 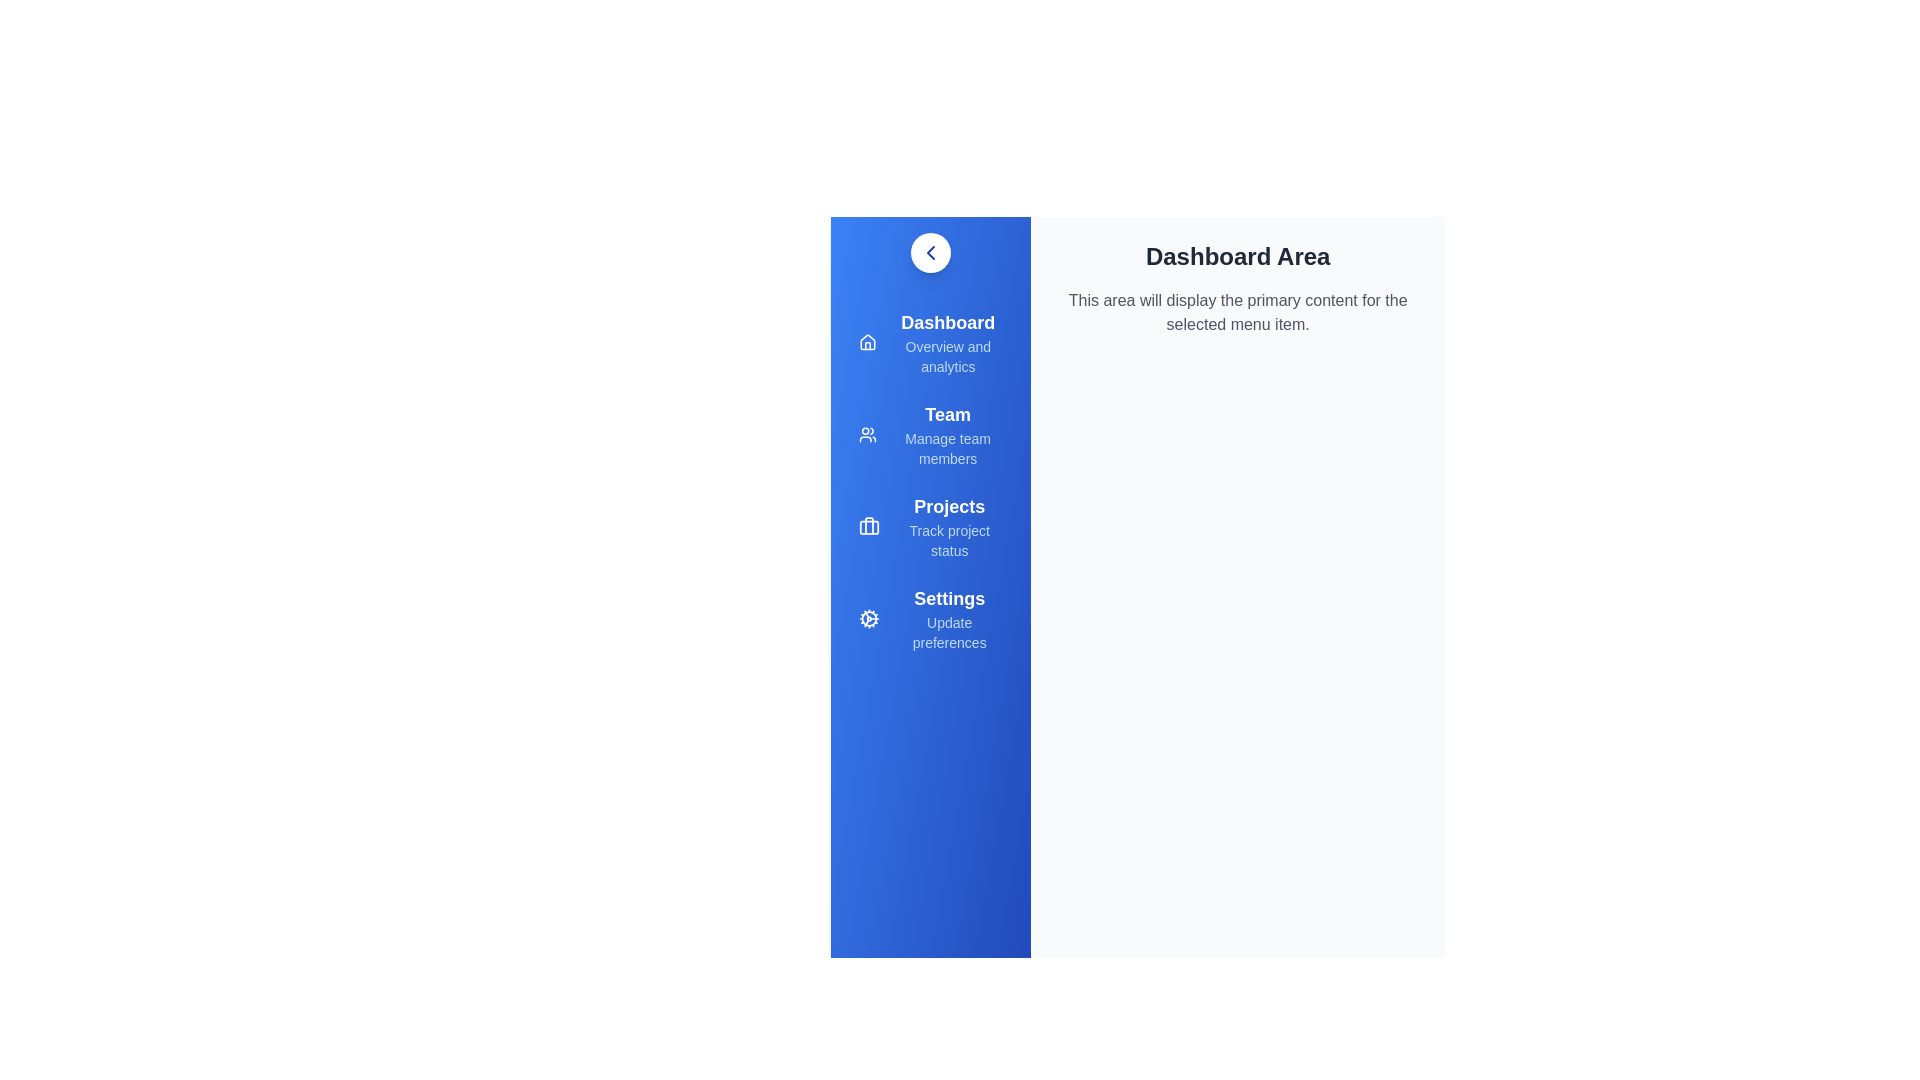 I want to click on the menu item Settings to navigate, so click(x=930, y=617).